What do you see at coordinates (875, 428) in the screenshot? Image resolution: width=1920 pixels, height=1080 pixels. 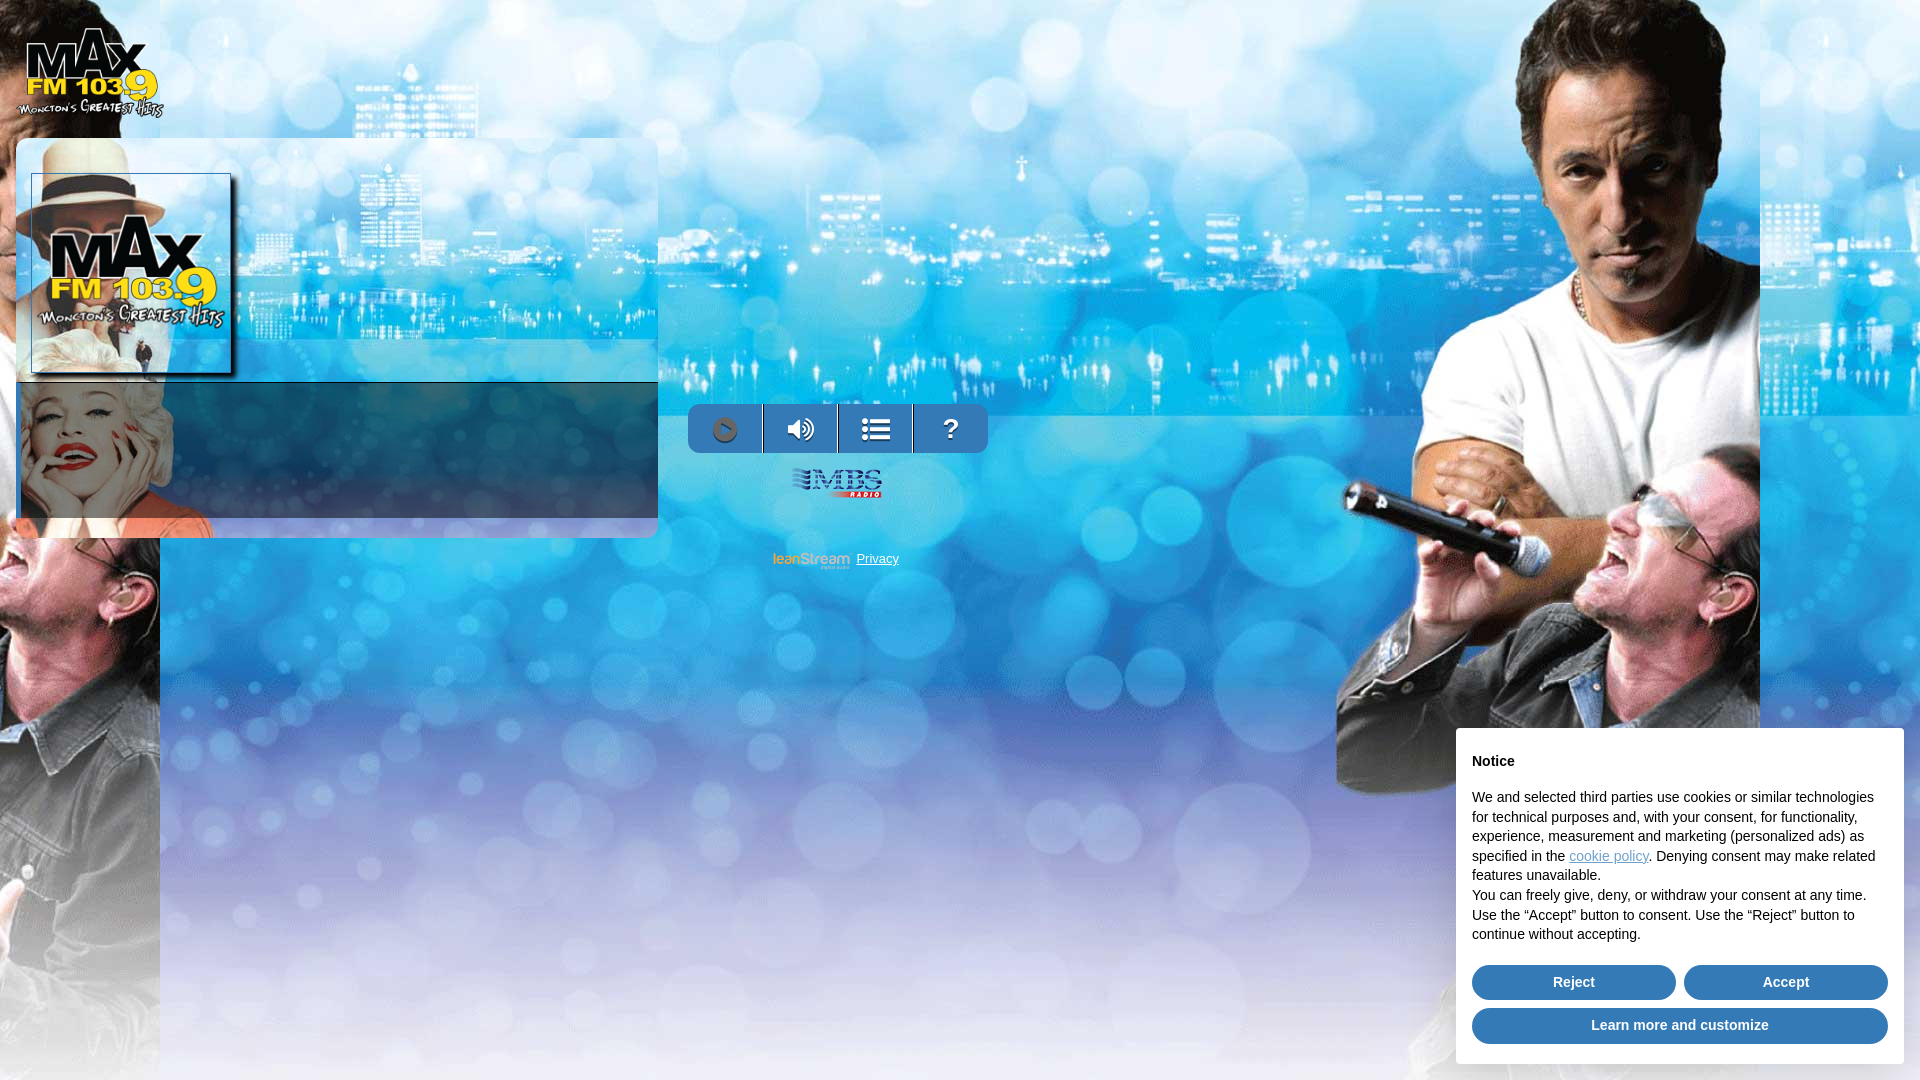 I see `'View Song History'` at bounding box center [875, 428].